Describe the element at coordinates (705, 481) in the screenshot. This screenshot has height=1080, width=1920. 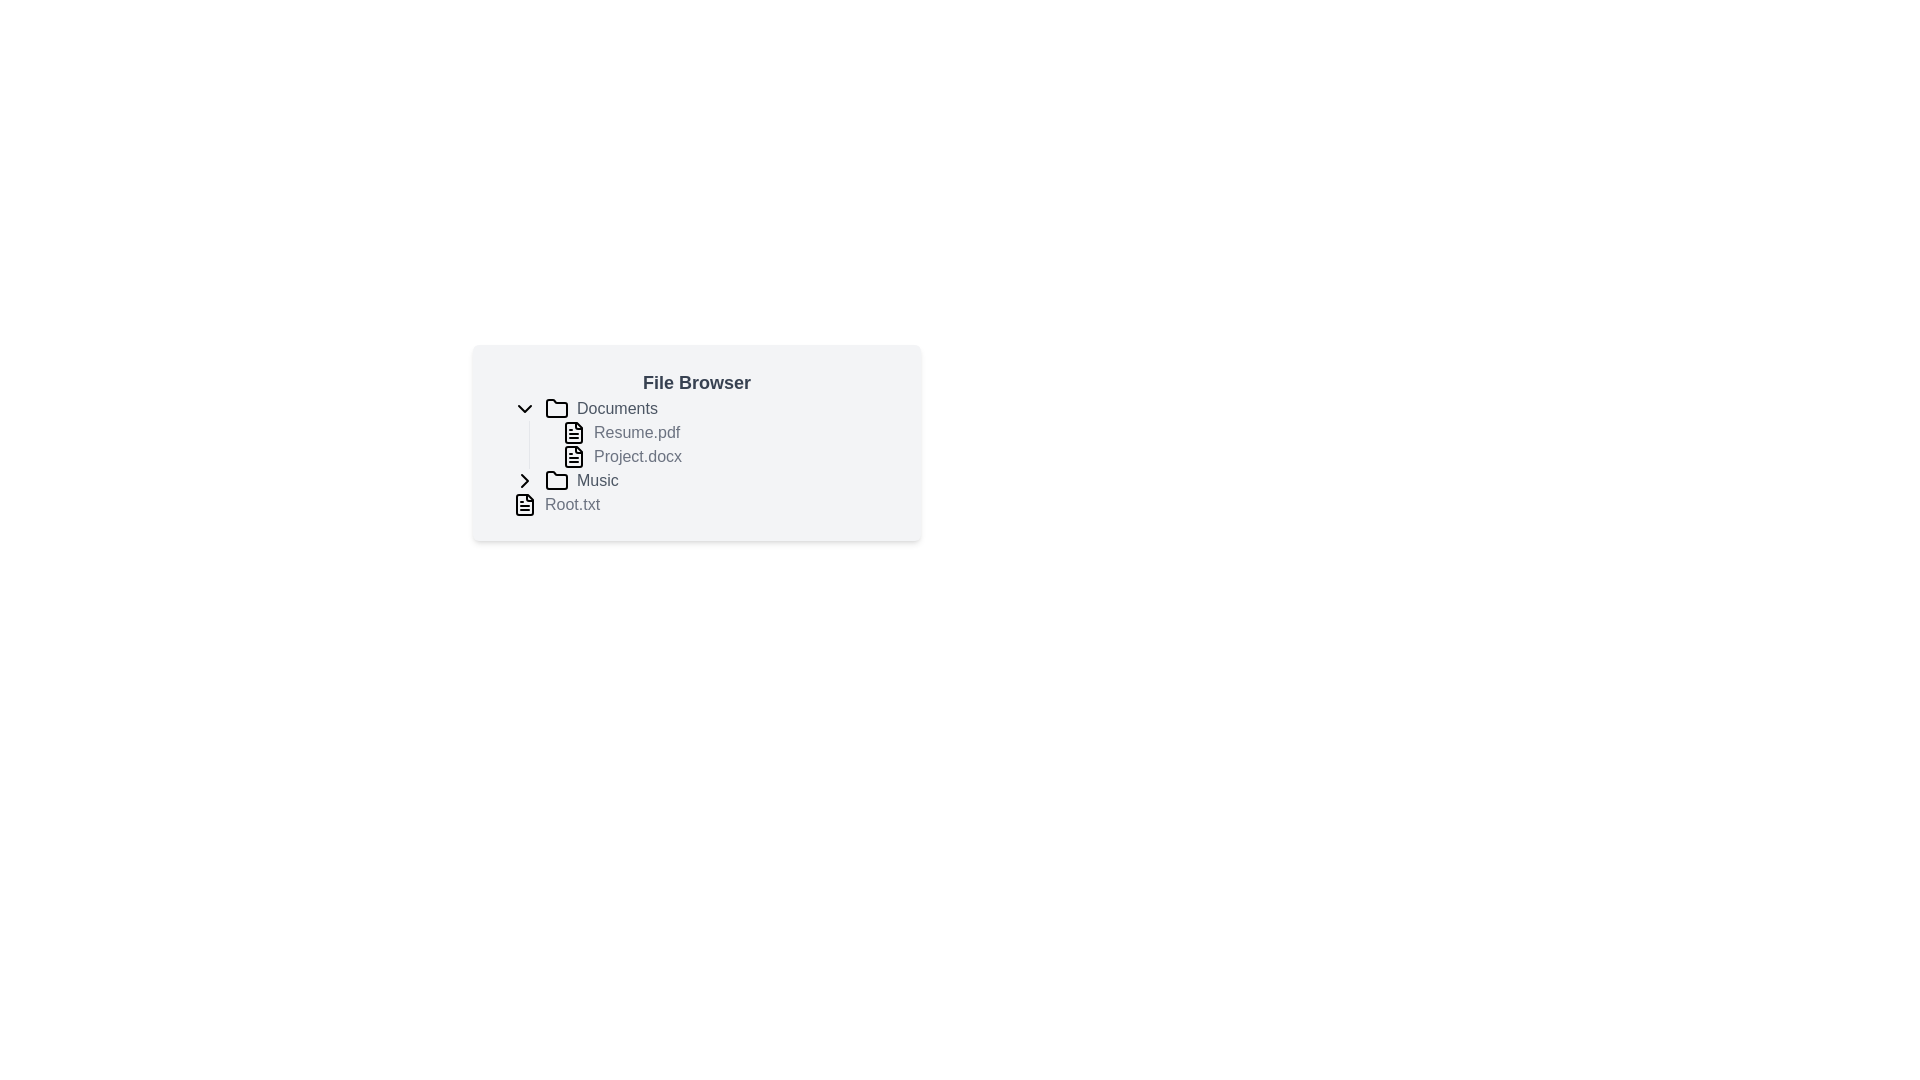
I see `the interactive folder entry labeled 'Music' in the file browser` at that location.